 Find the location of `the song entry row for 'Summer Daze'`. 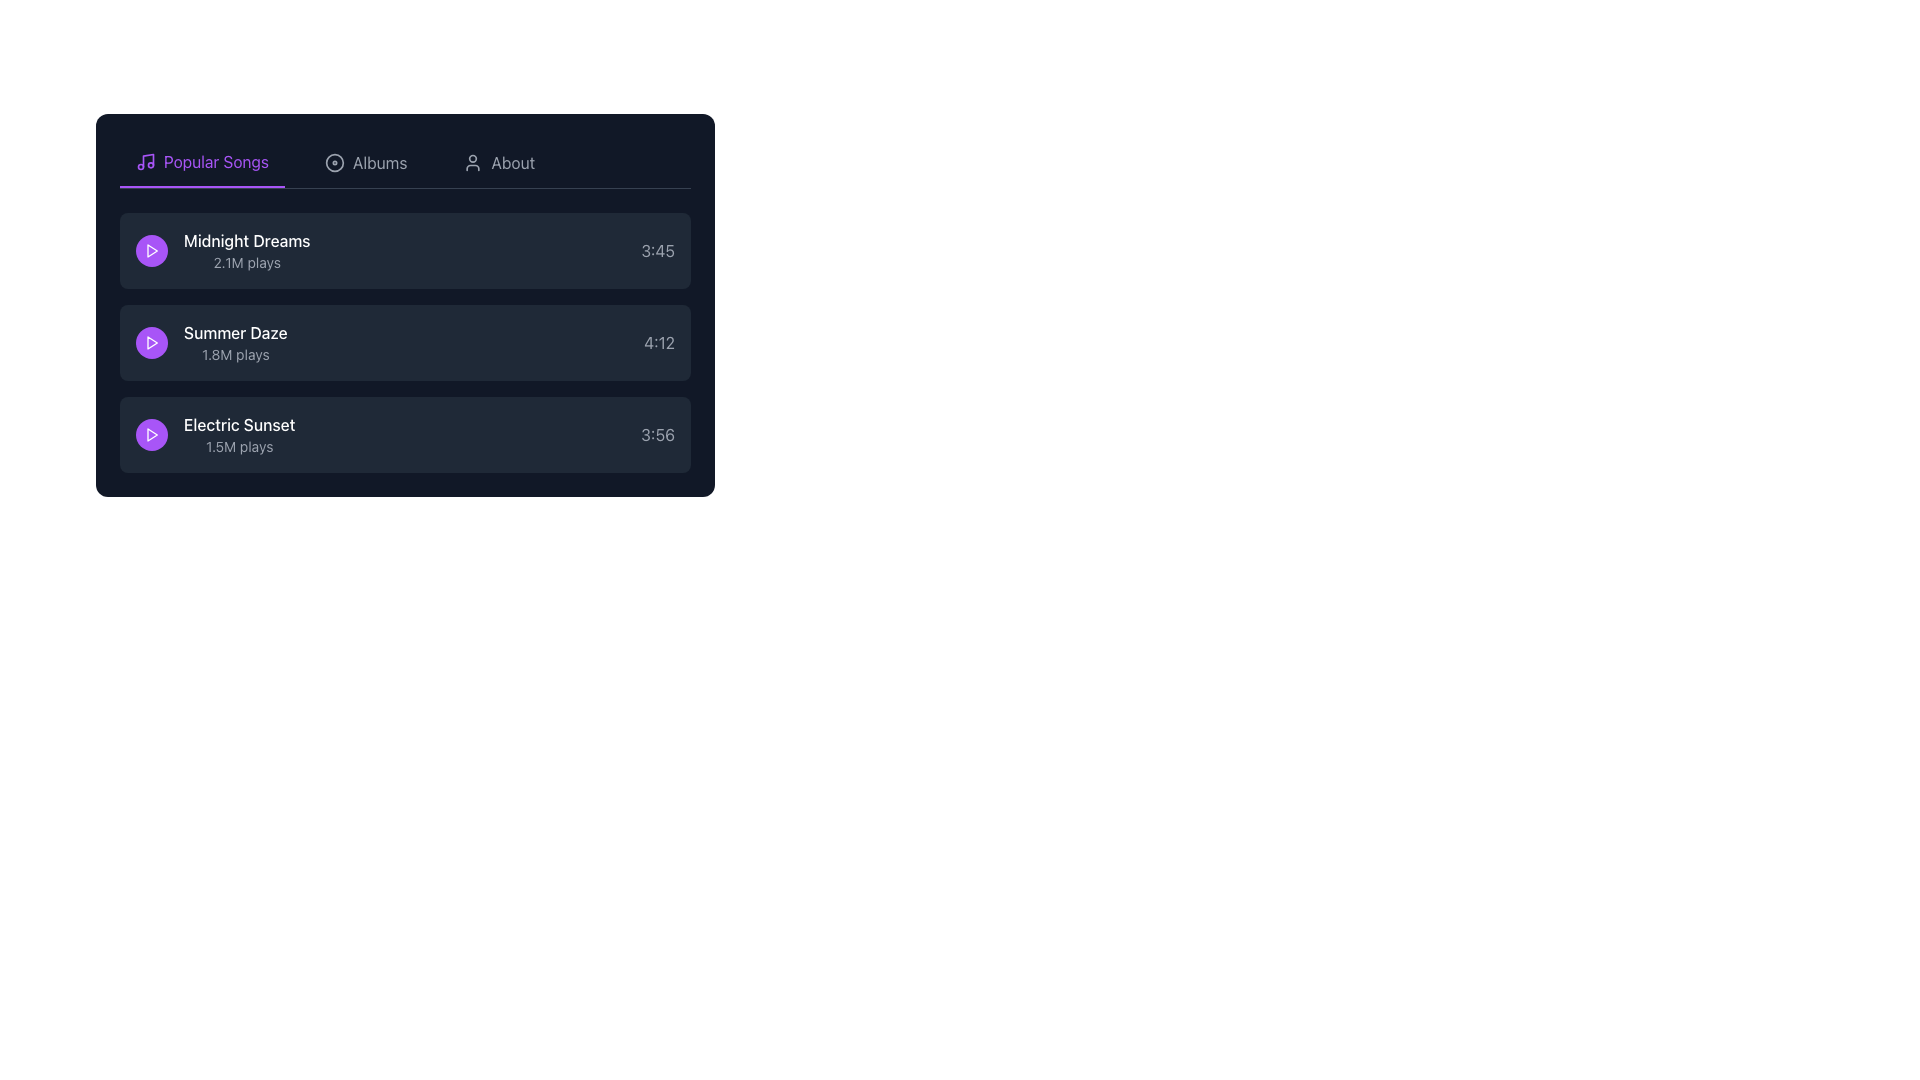

the song entry row for 'Summer Daze' is located at coordinates (404, 342).